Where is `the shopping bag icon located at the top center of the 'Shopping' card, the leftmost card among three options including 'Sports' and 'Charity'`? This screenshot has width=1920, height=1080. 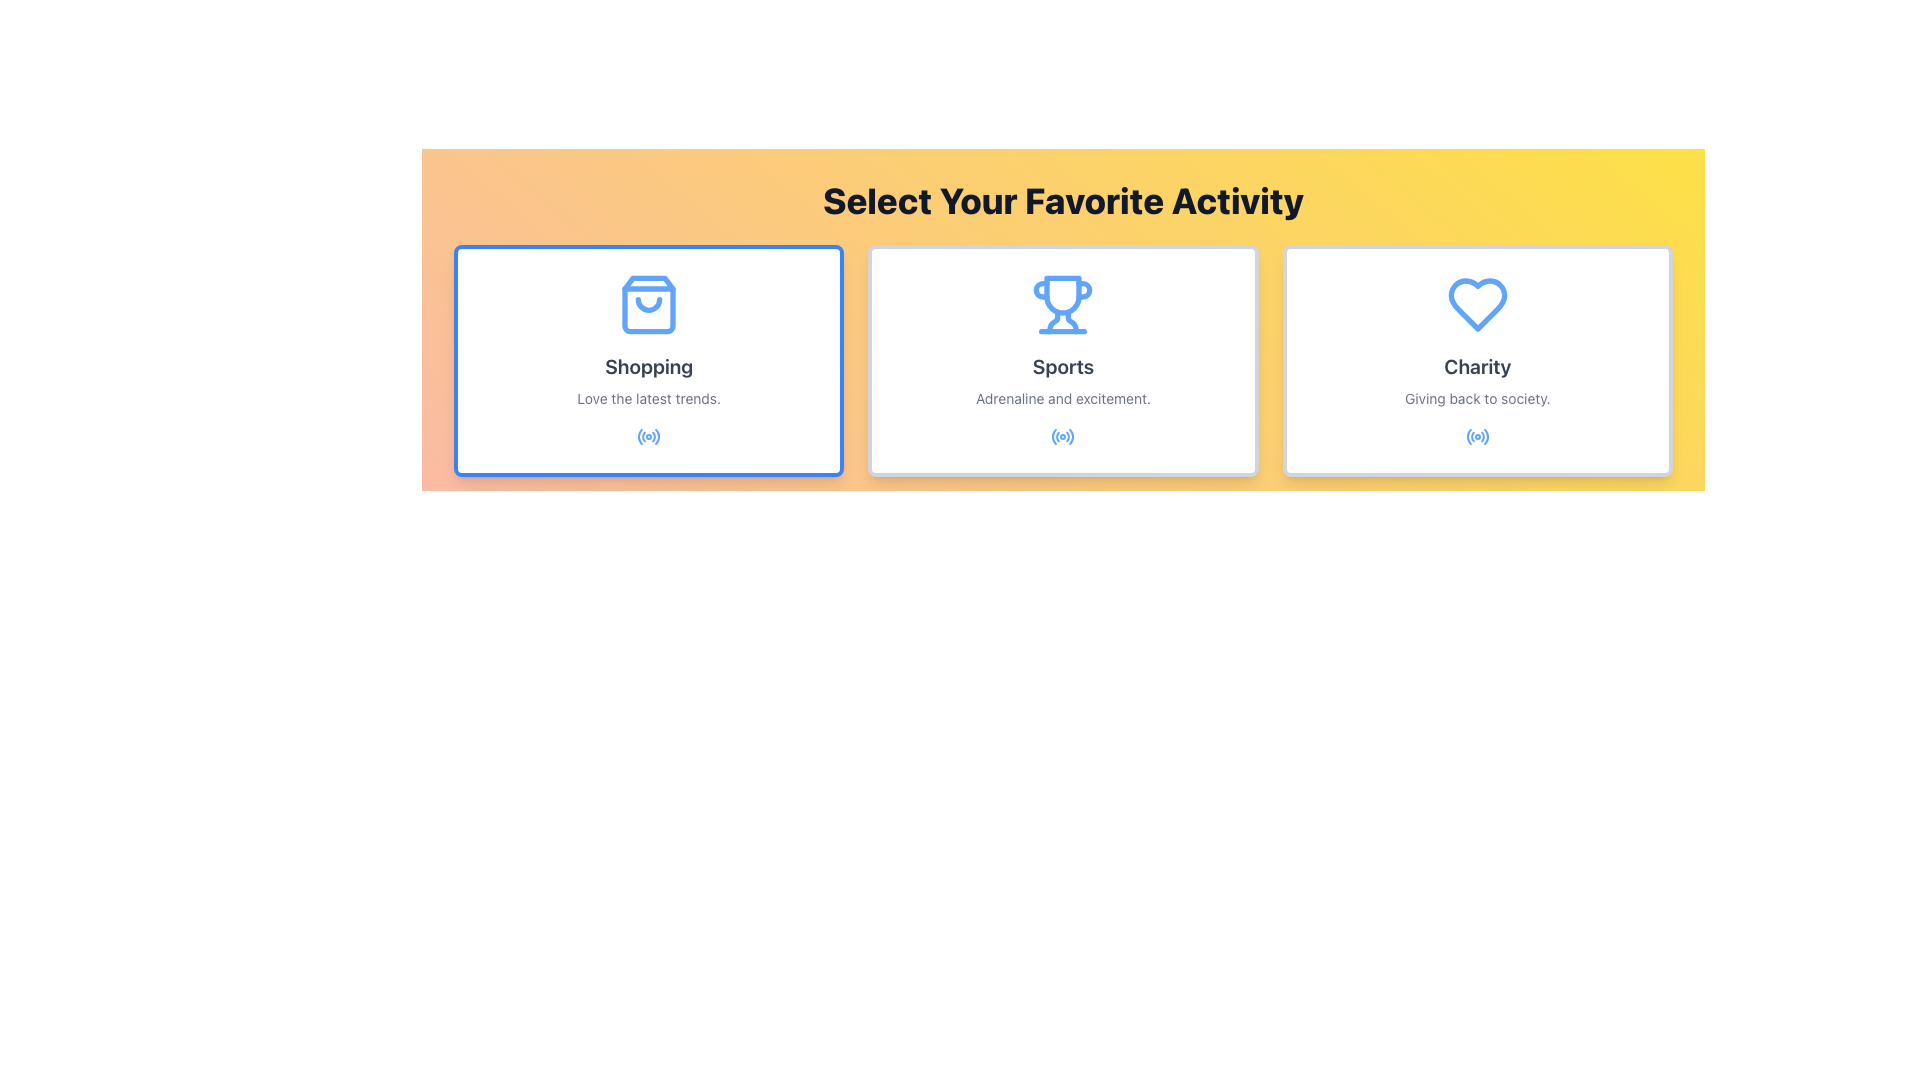 the shopping bag icon located at the top center of the 'Shopping' card, the leftmost card among three options including 'Sports' and 'Charity' is located at coordinates (649, 304).